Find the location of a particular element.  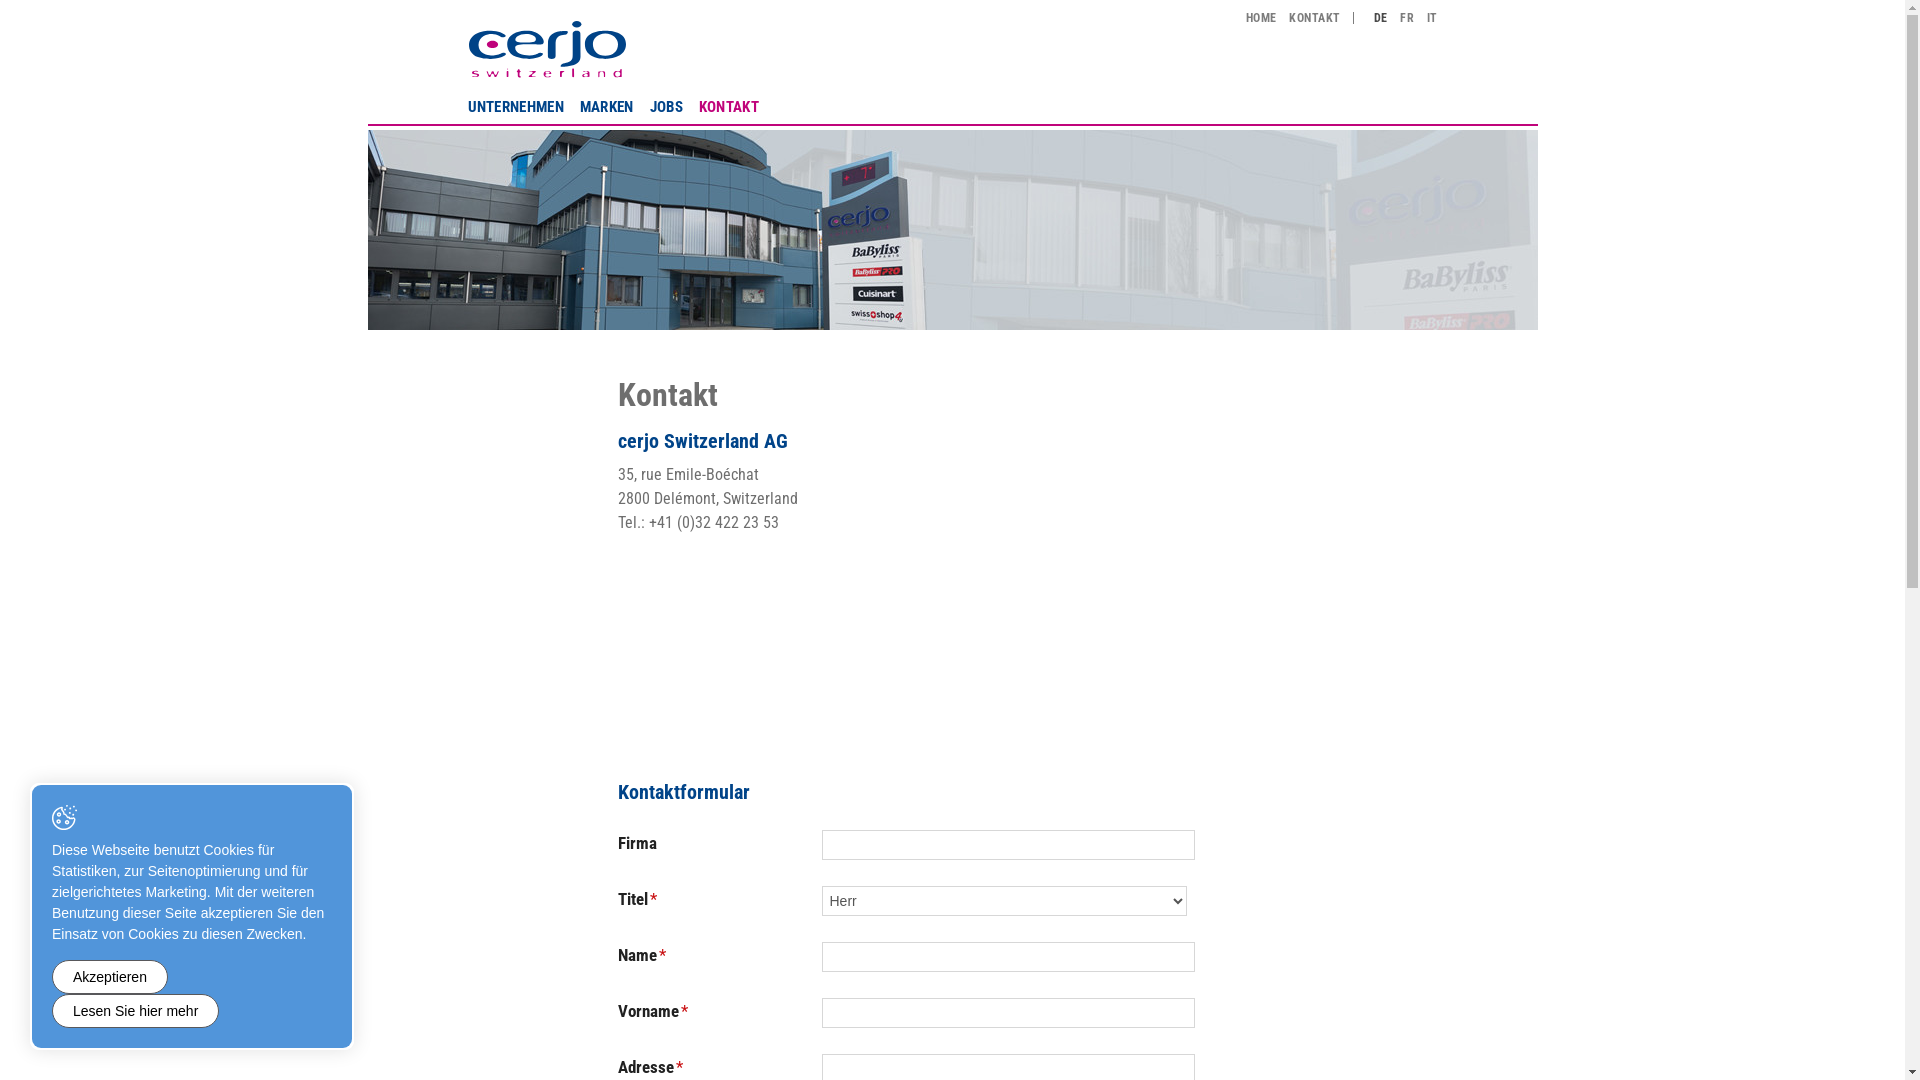

'KONTAKT' is located at coordinates (1314, 18).